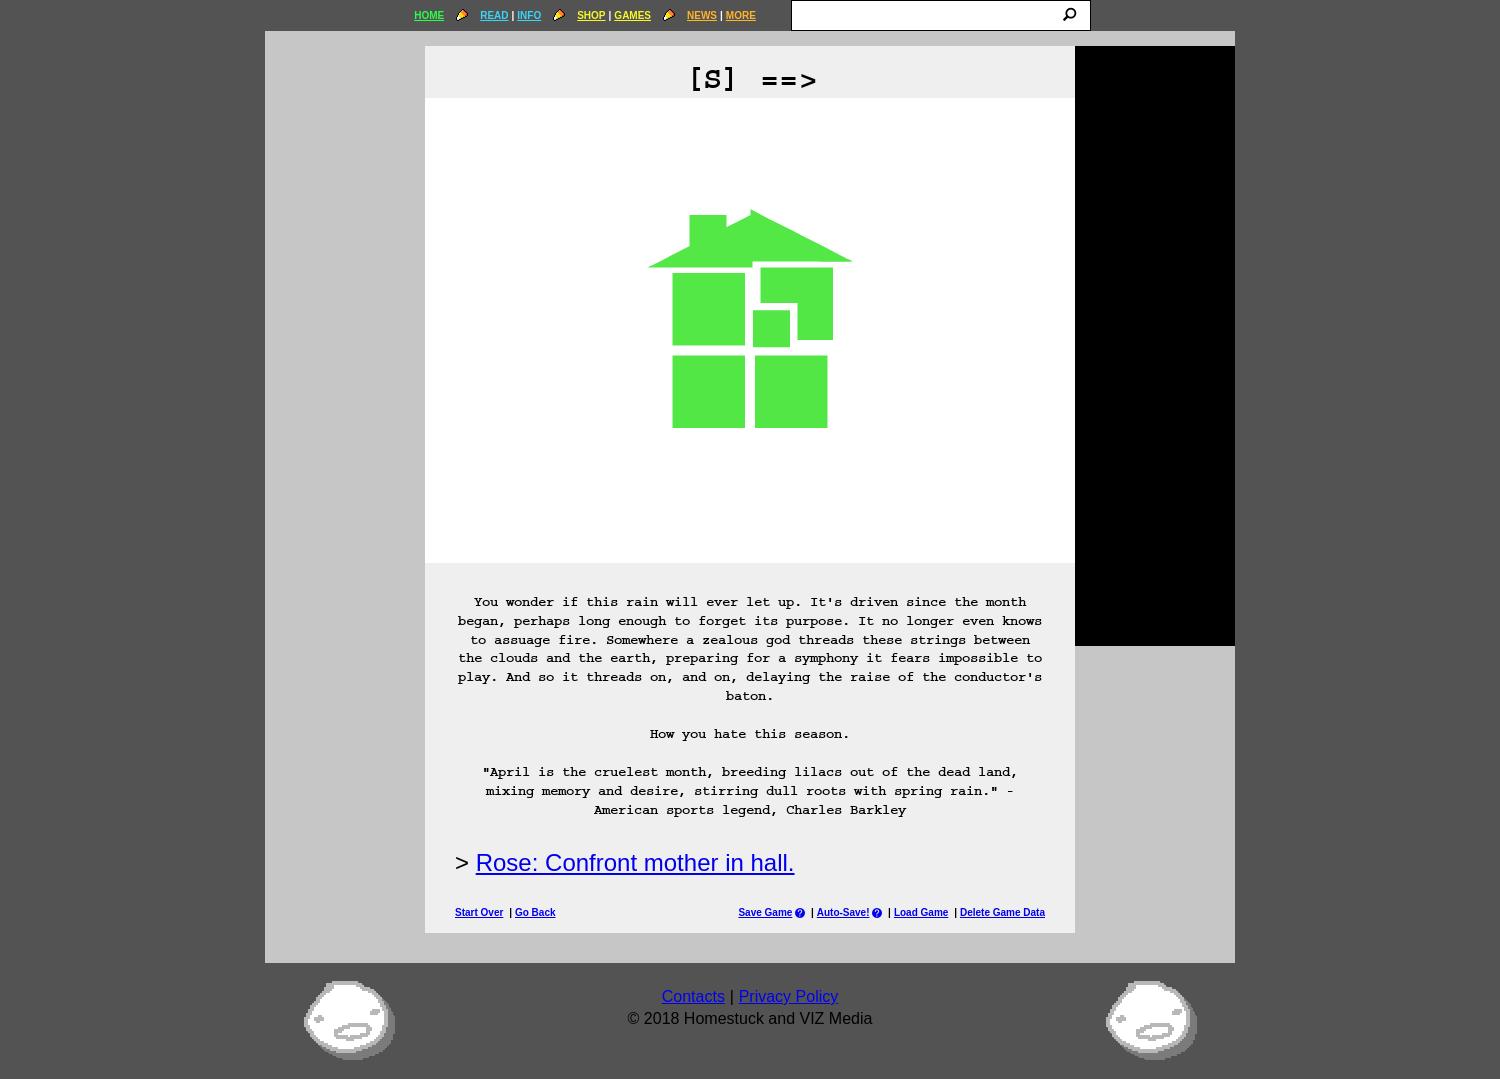  Describe the element at coordinates (428, 15) in the screenshot. I see `'HOME'` at that location.